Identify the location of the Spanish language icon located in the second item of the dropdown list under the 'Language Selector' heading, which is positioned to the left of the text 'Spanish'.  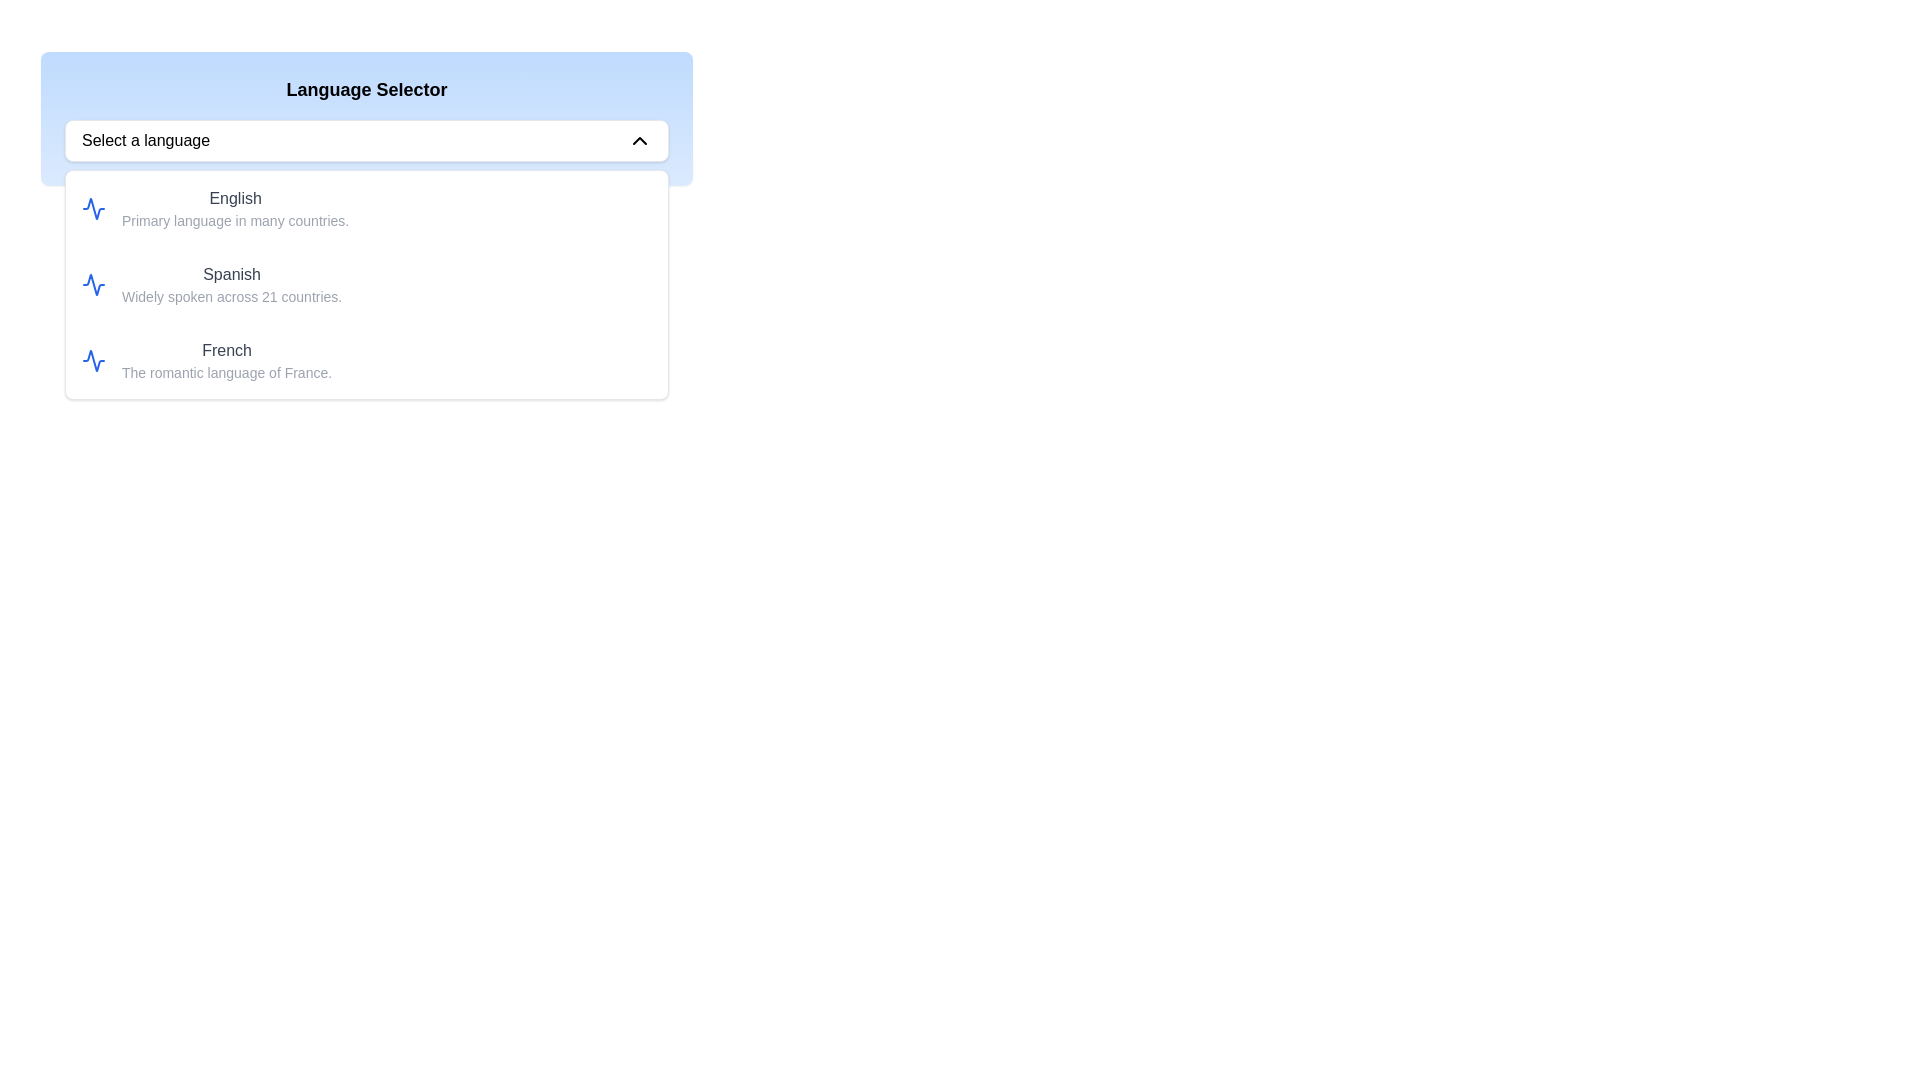
(93, 285).